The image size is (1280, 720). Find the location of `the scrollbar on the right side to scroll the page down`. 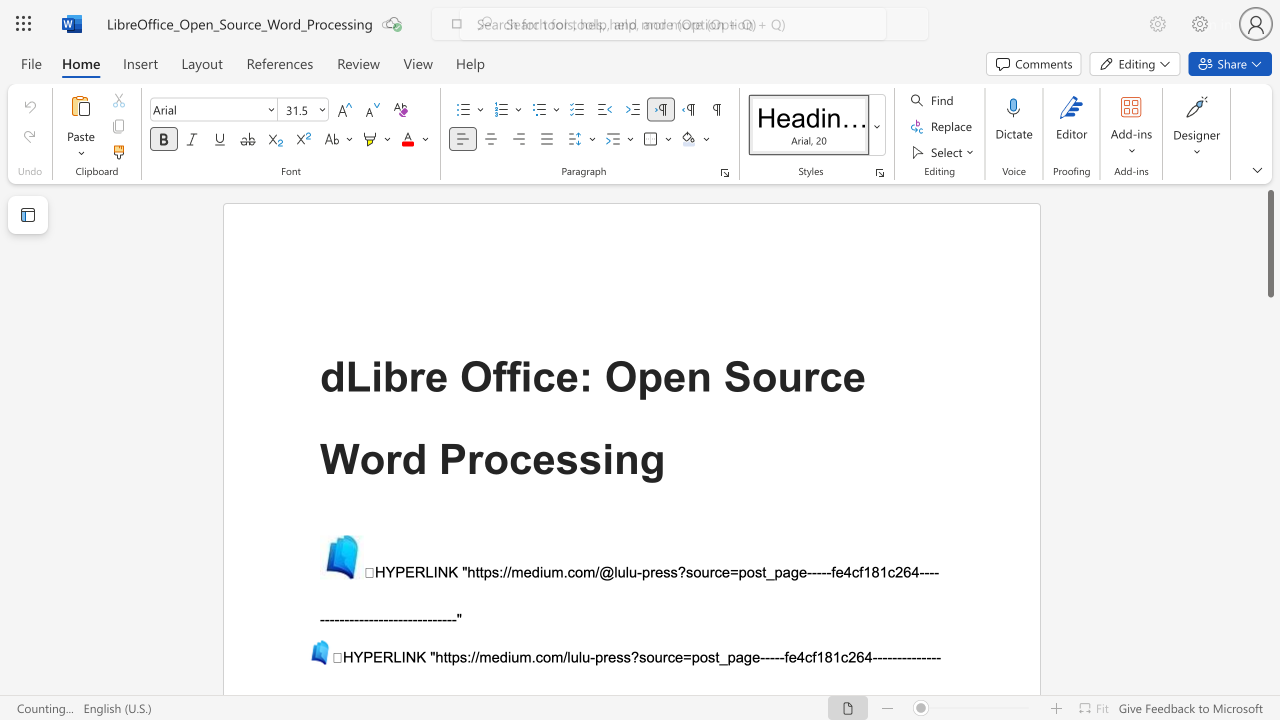

the scrollbar on the right side to scroll the page down is located at coordinates (1269, 450).